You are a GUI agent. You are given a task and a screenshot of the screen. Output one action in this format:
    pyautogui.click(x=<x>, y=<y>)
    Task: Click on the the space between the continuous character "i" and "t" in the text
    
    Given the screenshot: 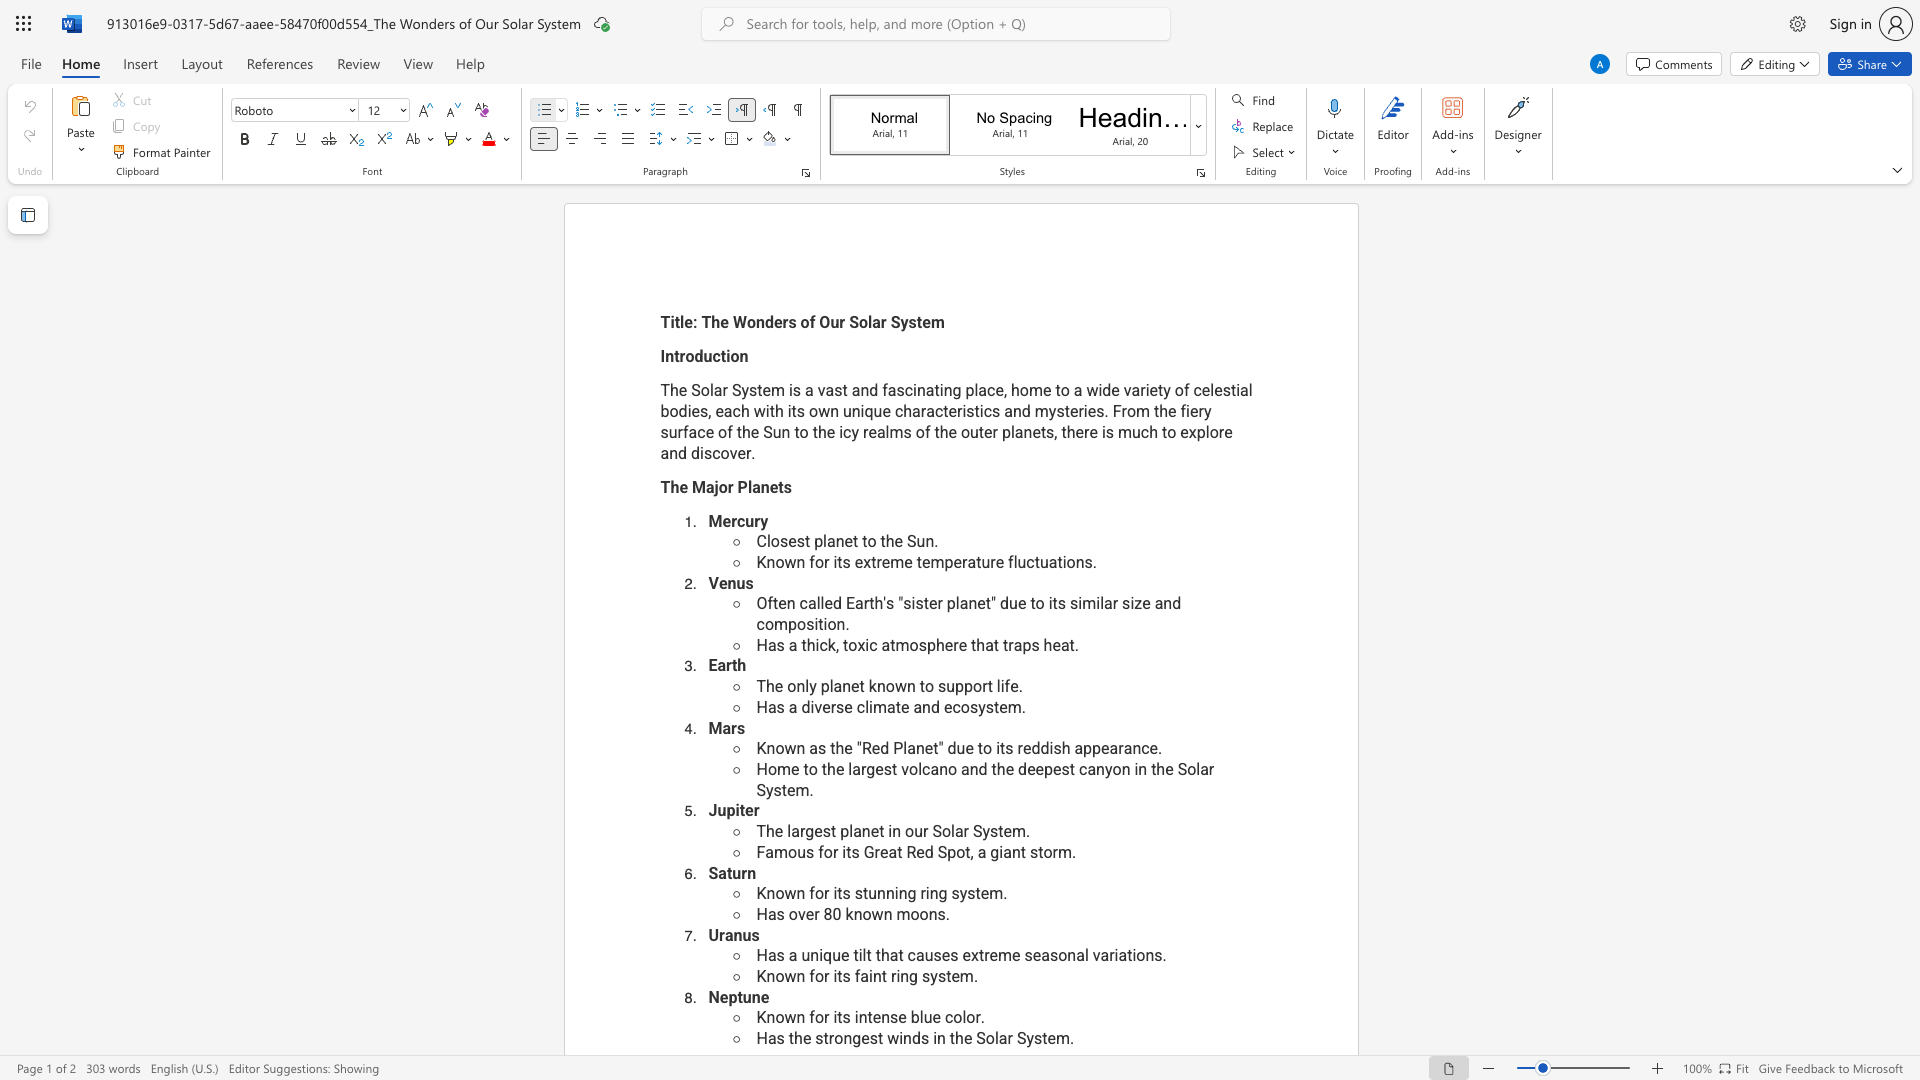 What is the action you would take?
    pyautogui.click(x=837, y=1017)
    